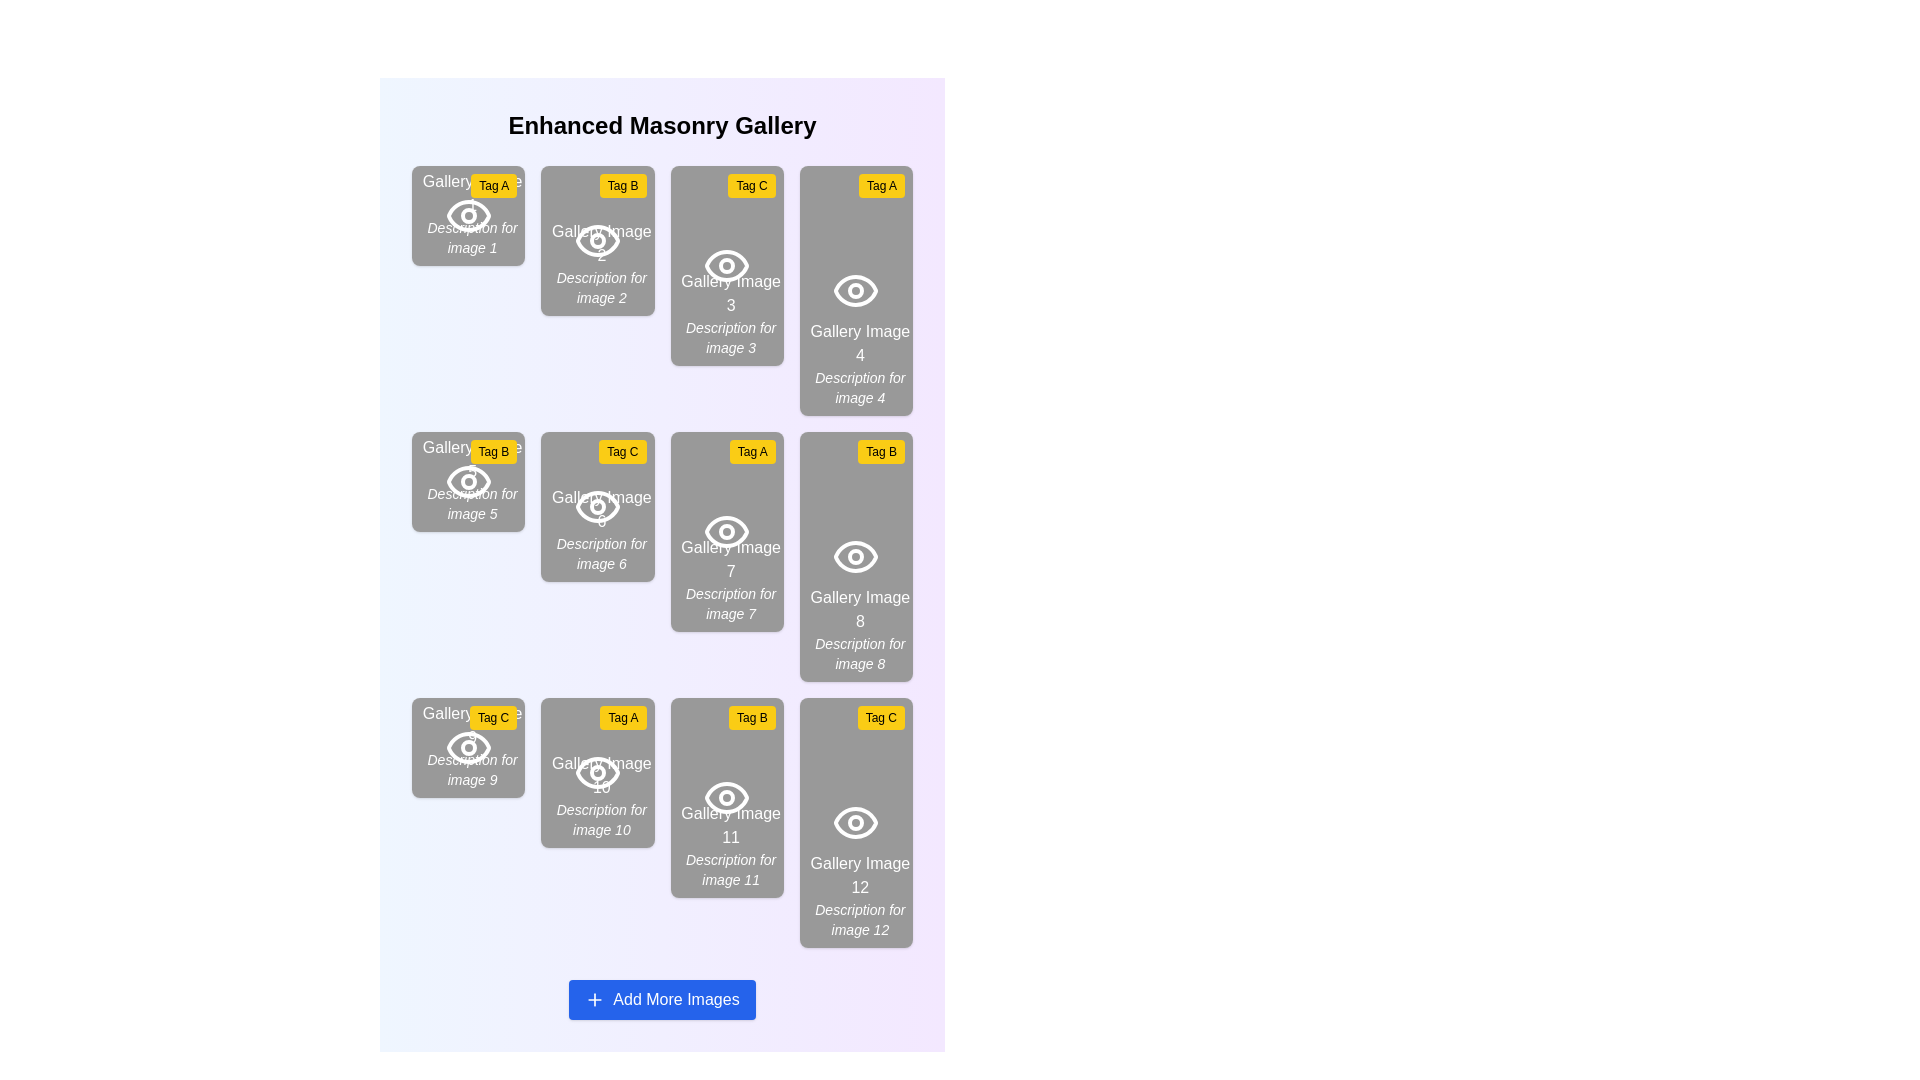  Describe the element at coordinates (600, 774) in the screenshot. I see `the non-interactive text label that serves as a title for the associated gallery image in the fourth row, second column, above the descriptive text 'Description for image 10'` at that location.